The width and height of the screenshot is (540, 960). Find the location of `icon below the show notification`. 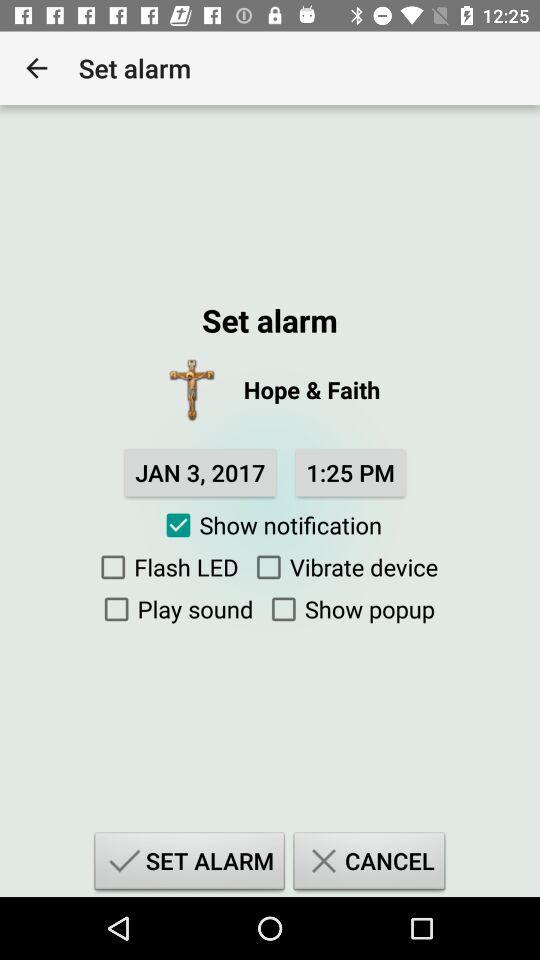

icon below the show notification is located at coordinates (341, 567).